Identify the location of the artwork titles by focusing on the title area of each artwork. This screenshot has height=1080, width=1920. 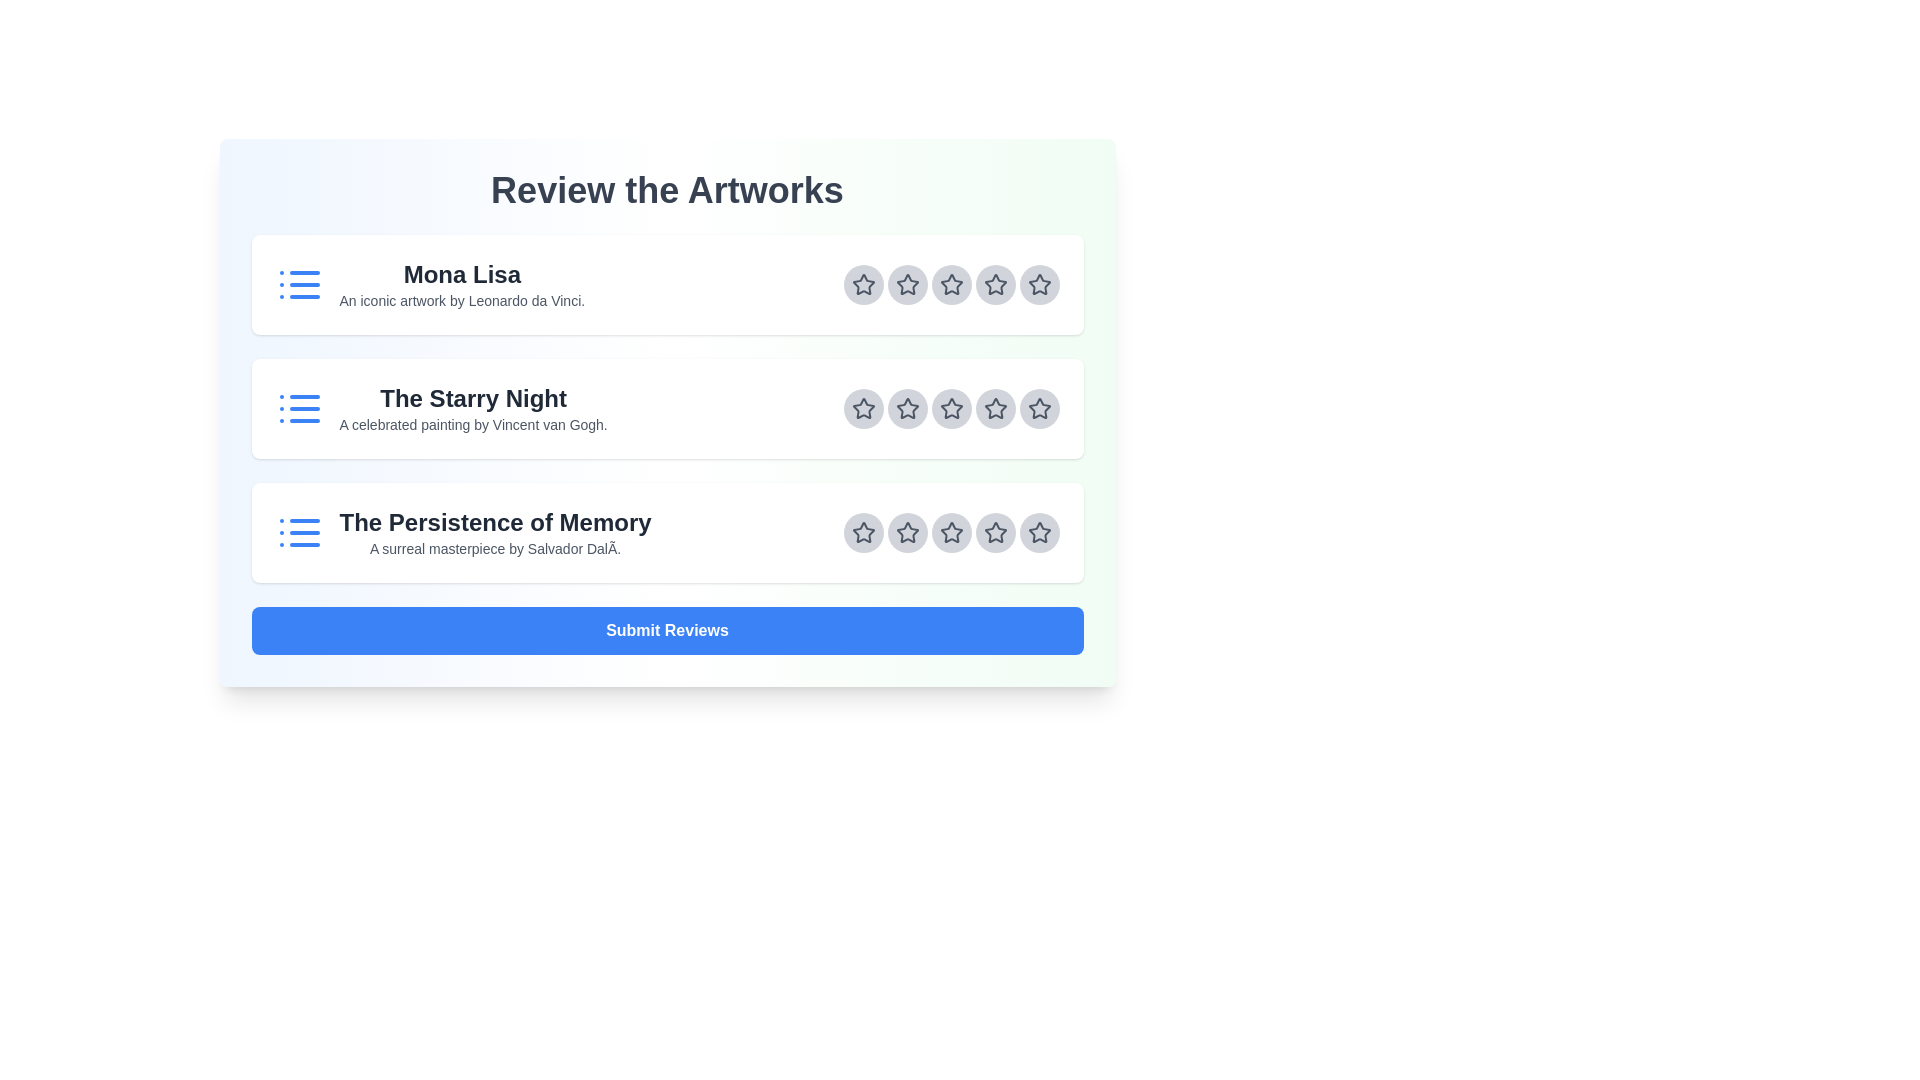
(460, 274).